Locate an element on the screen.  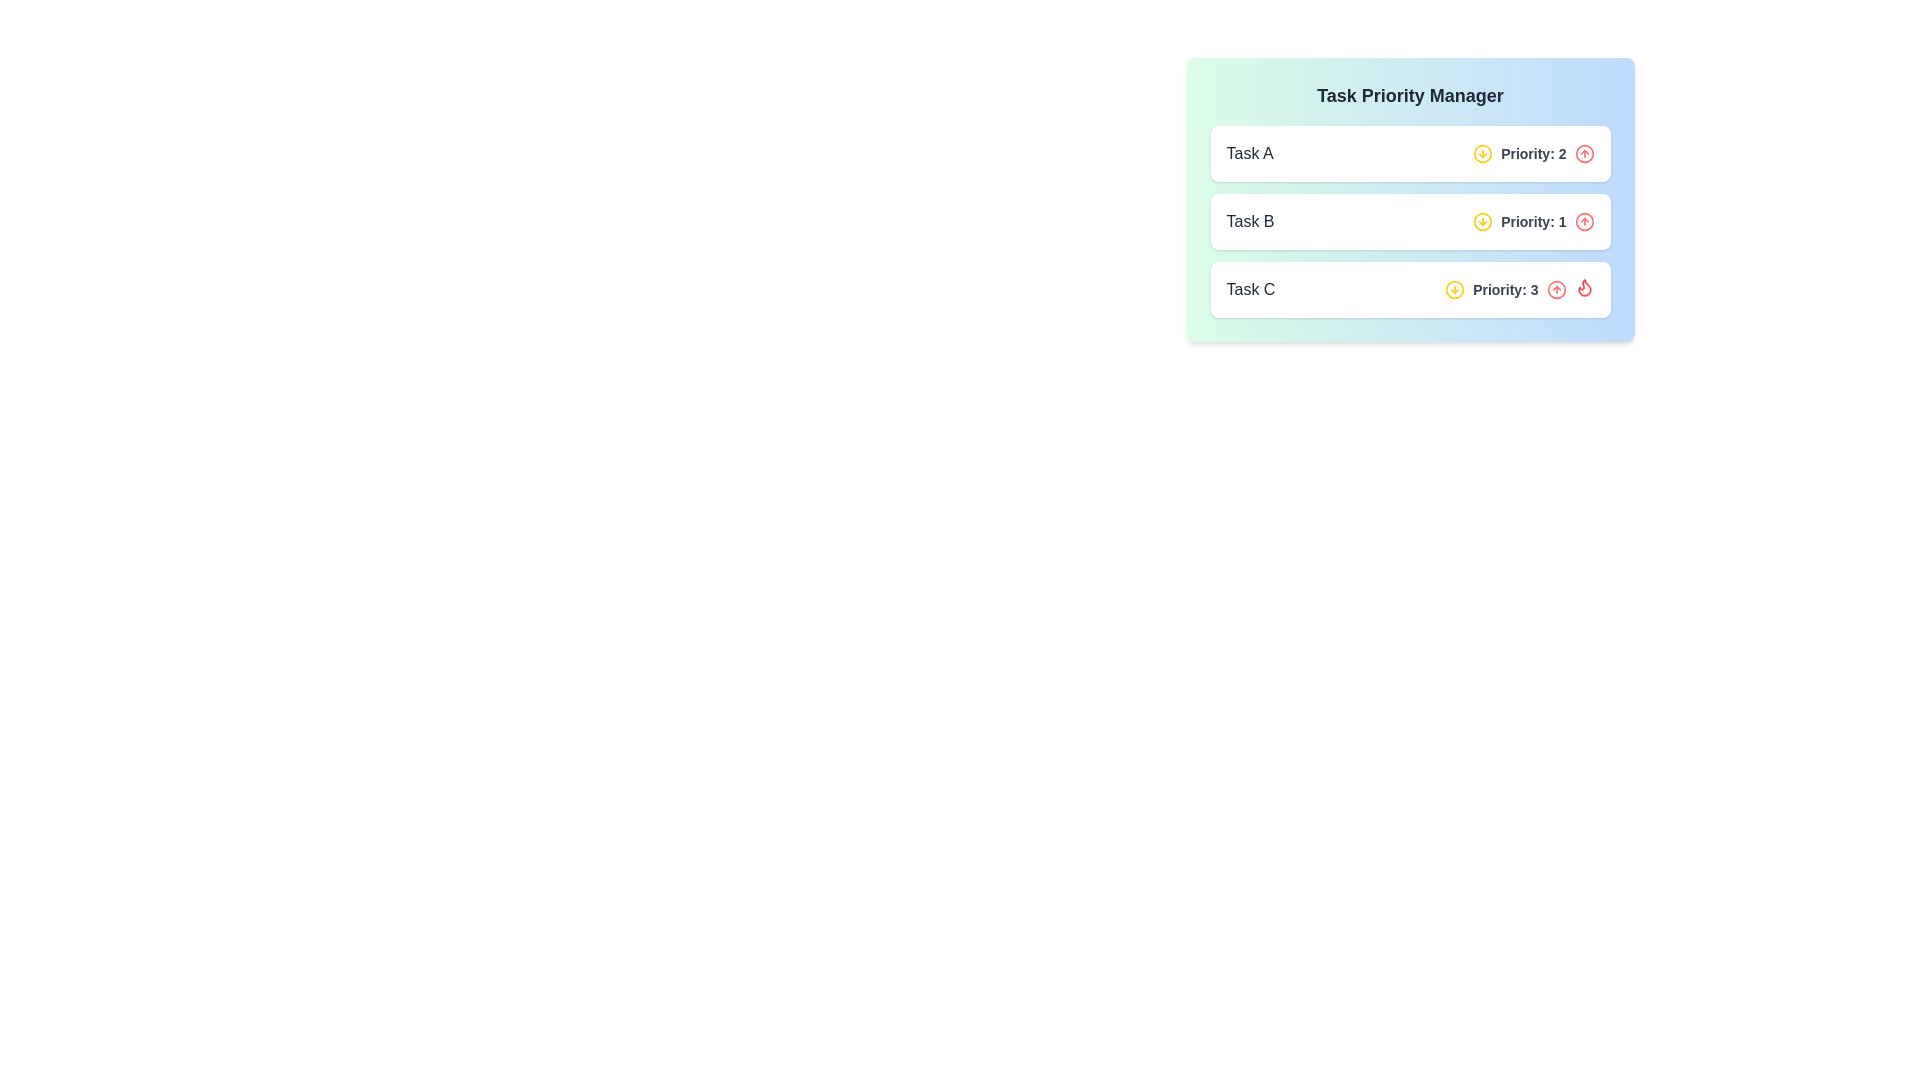
the header text label at the top of the task management section, which indicates the purpose of the interface is located at coordinates (1409, 96).